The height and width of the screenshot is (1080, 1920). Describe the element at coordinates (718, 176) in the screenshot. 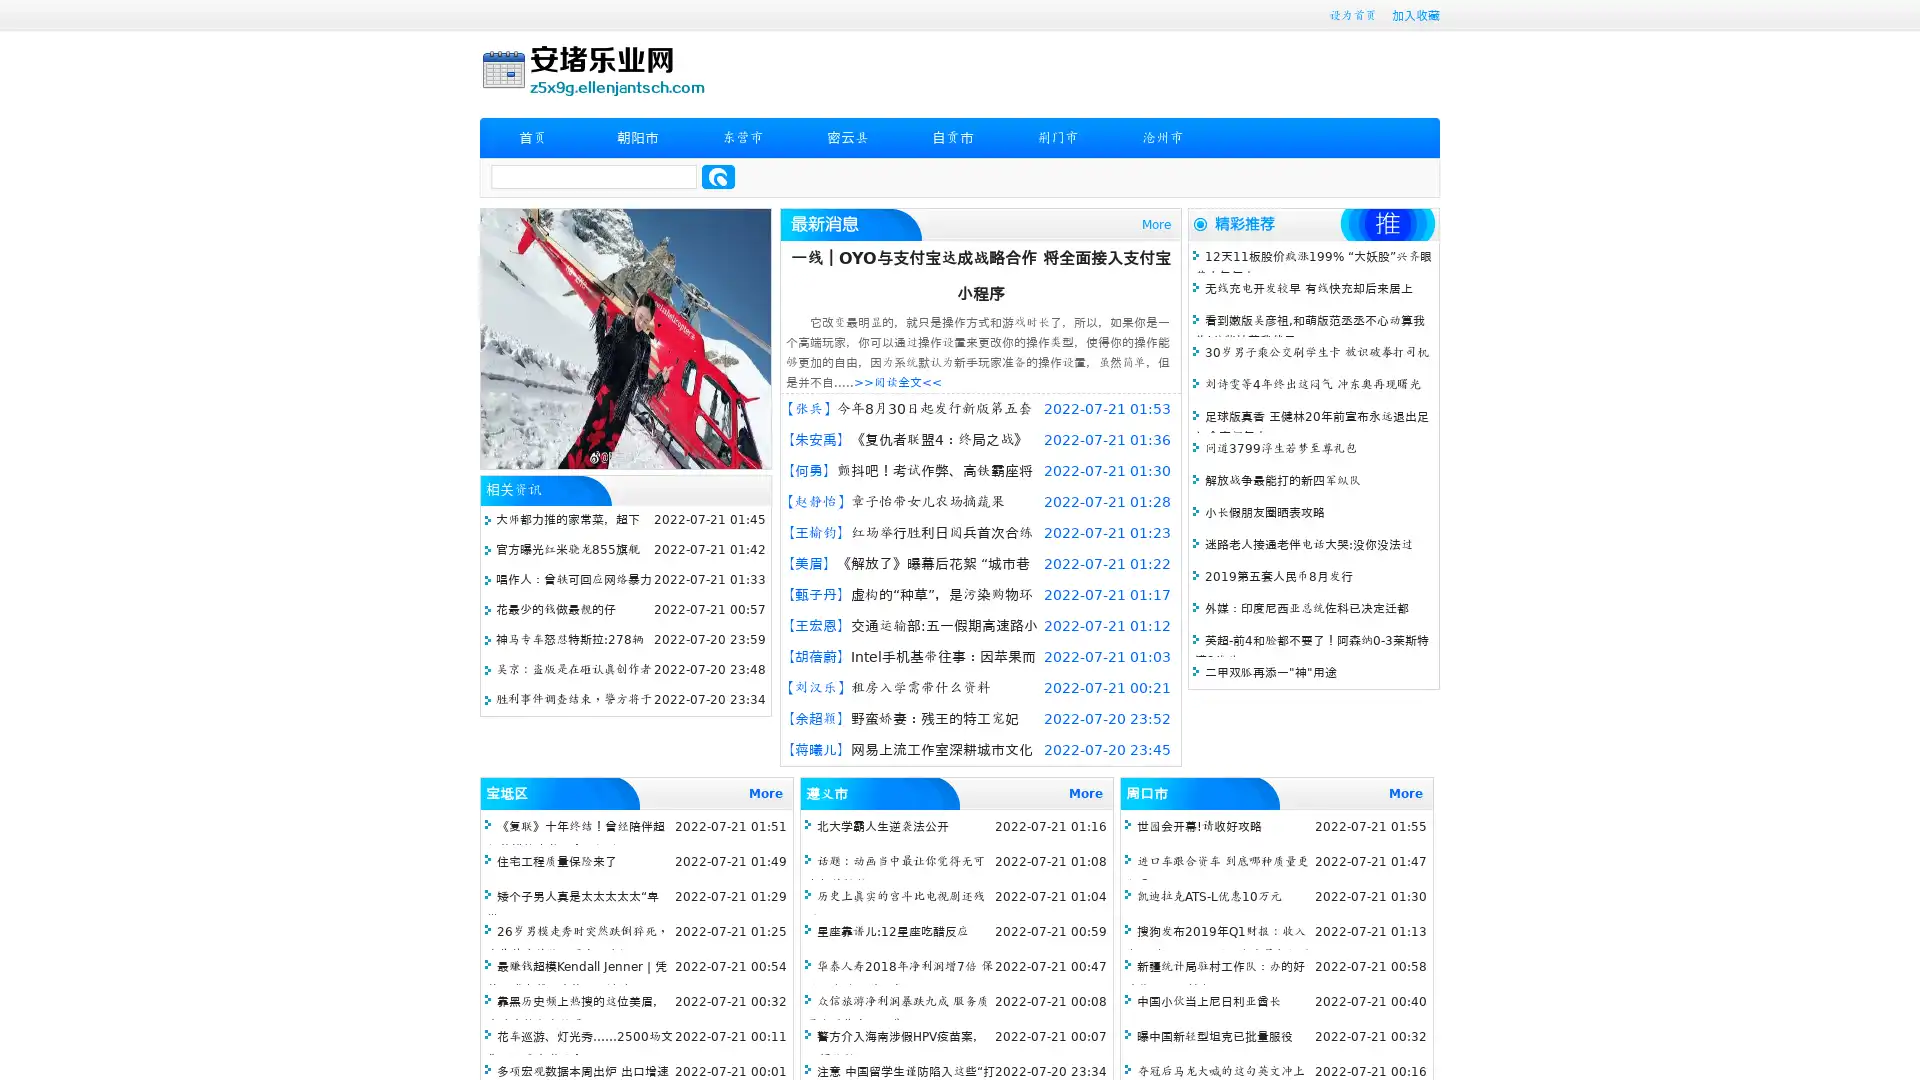

I see `Search` at that location.